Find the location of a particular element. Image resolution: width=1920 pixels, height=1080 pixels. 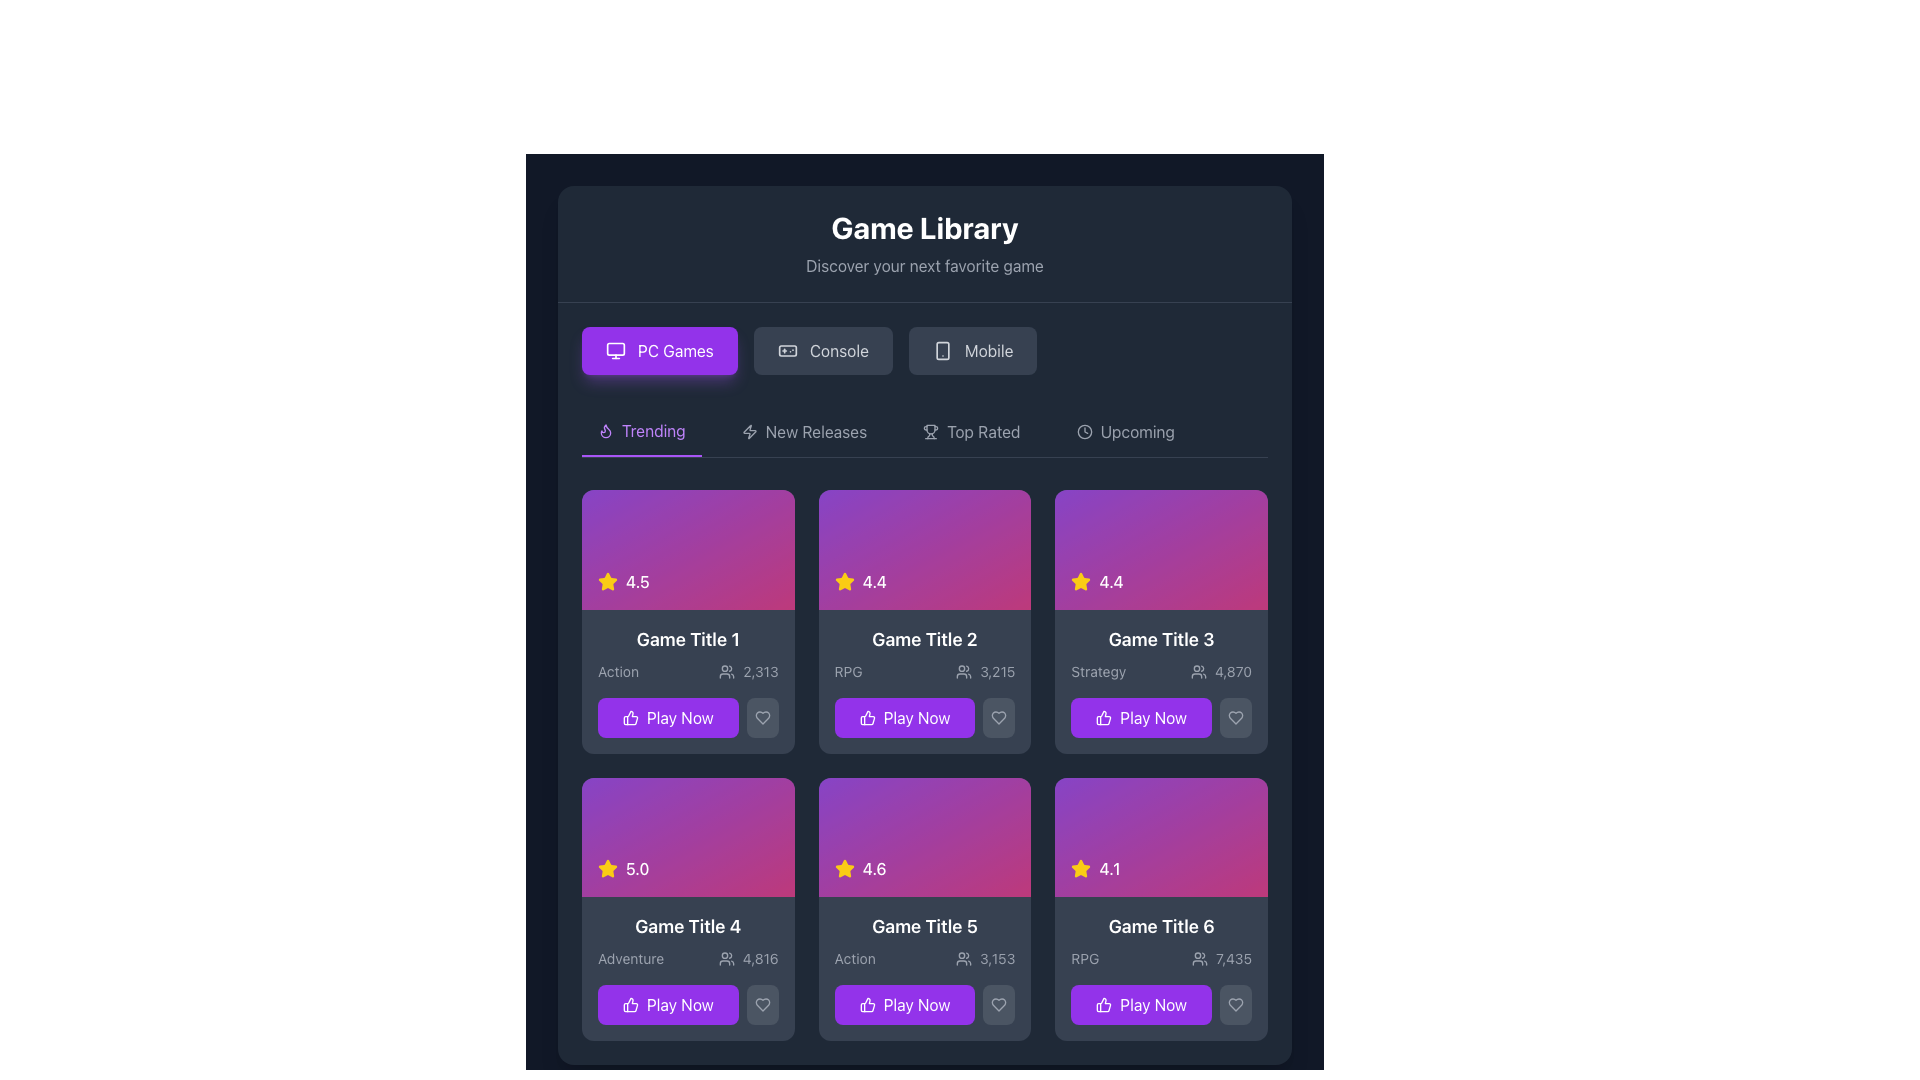

the highlighted 'Mobile' button in the Navigation menu located below the header 'Game Library' to filter content by mobile games is located at coordinates (924, 350).